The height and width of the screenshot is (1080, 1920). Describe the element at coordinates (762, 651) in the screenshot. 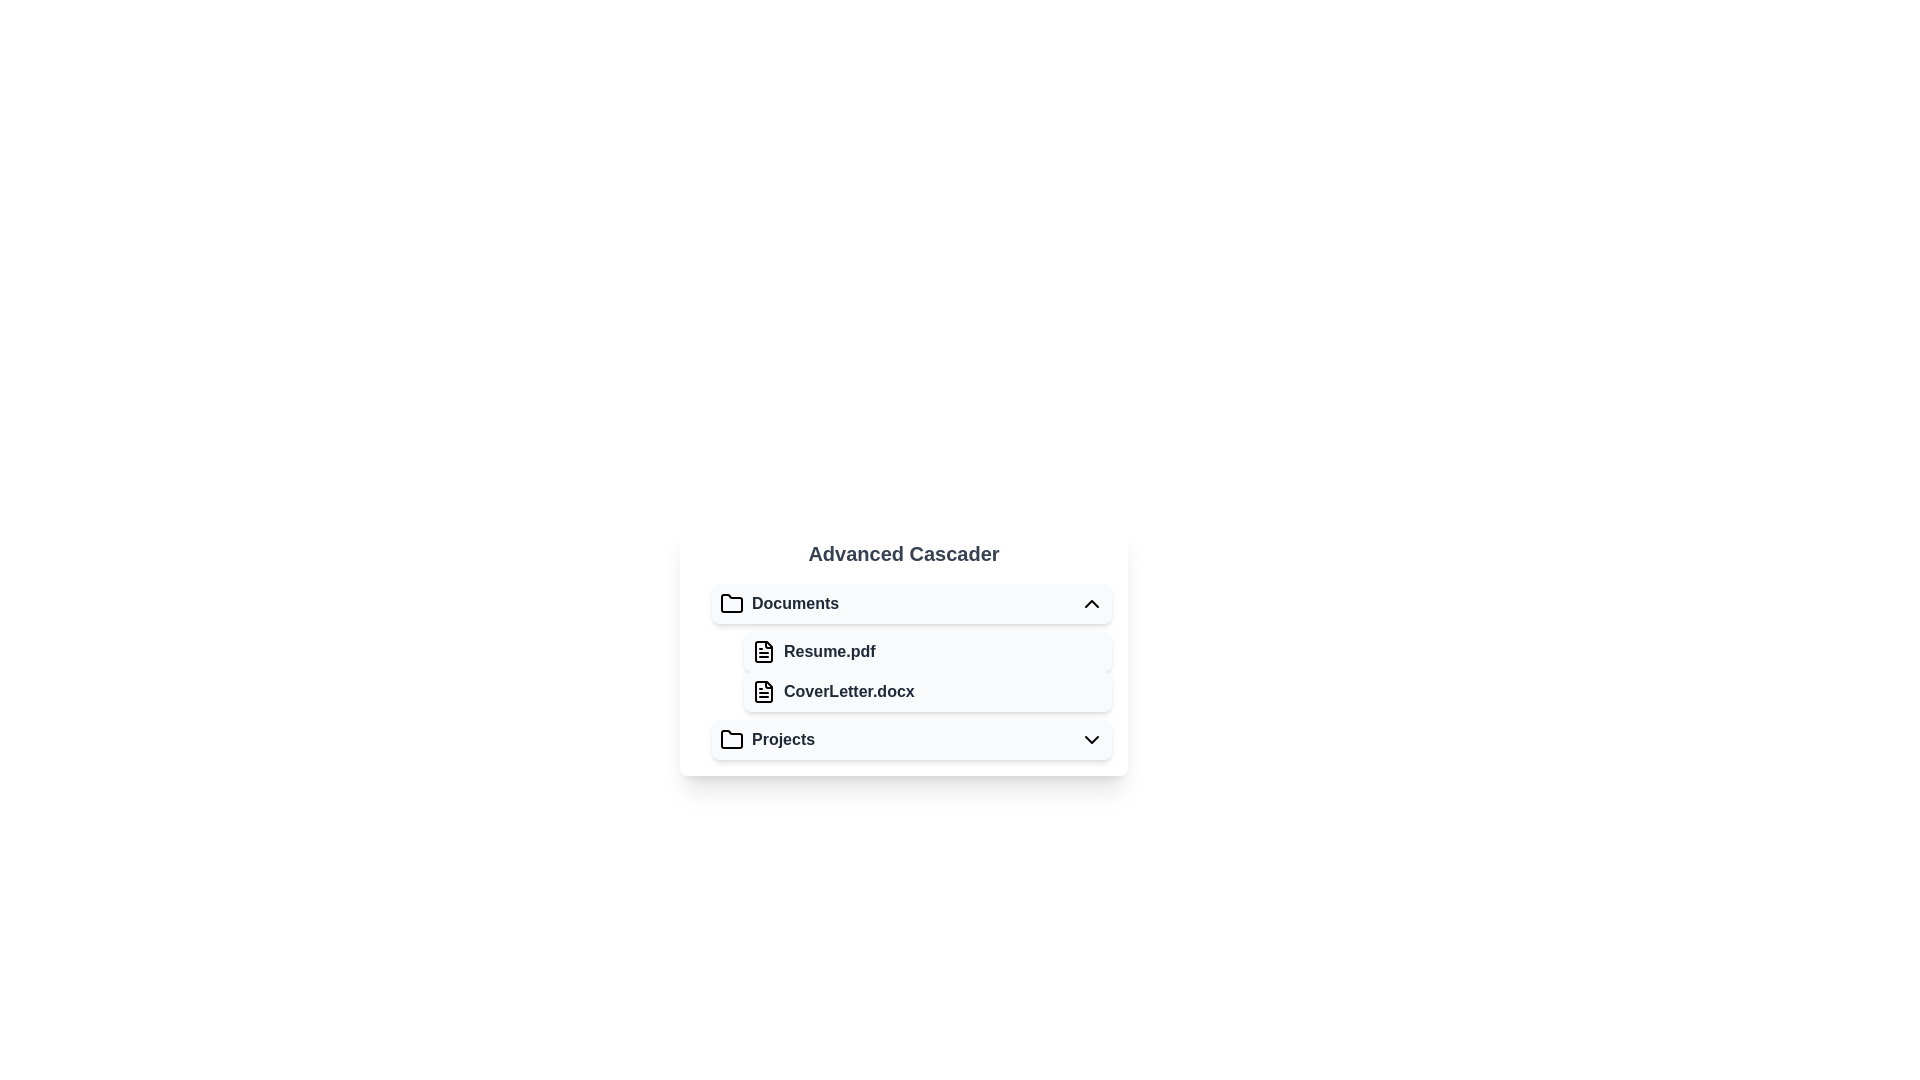

I see `the SVG icon that signifies a document file, which is located adjacent to the label 'Resume.pdf'` at that location.